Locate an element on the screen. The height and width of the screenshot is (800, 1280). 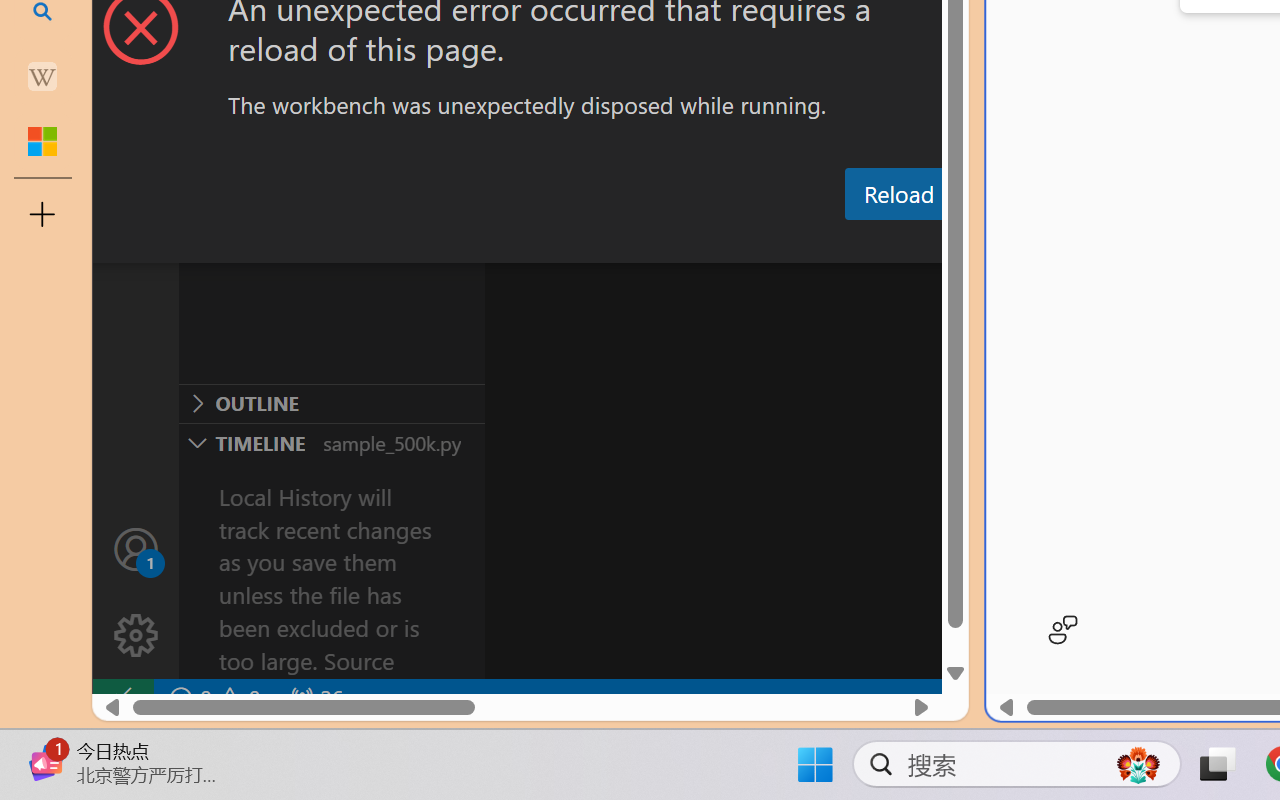
'Timeline Section' is located at coordinates (331, 441).